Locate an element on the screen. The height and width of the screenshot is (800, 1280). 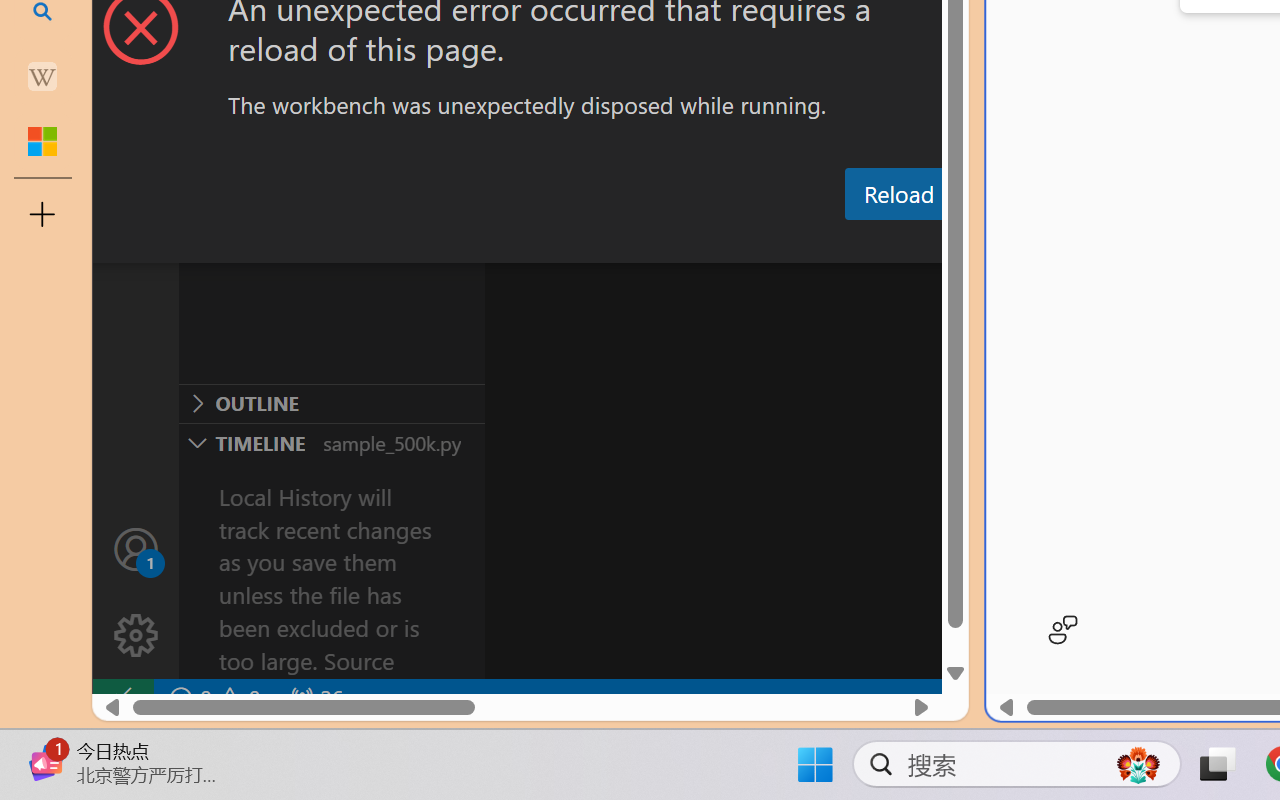
'Timeline Section' is located at coordinates (331, 441).